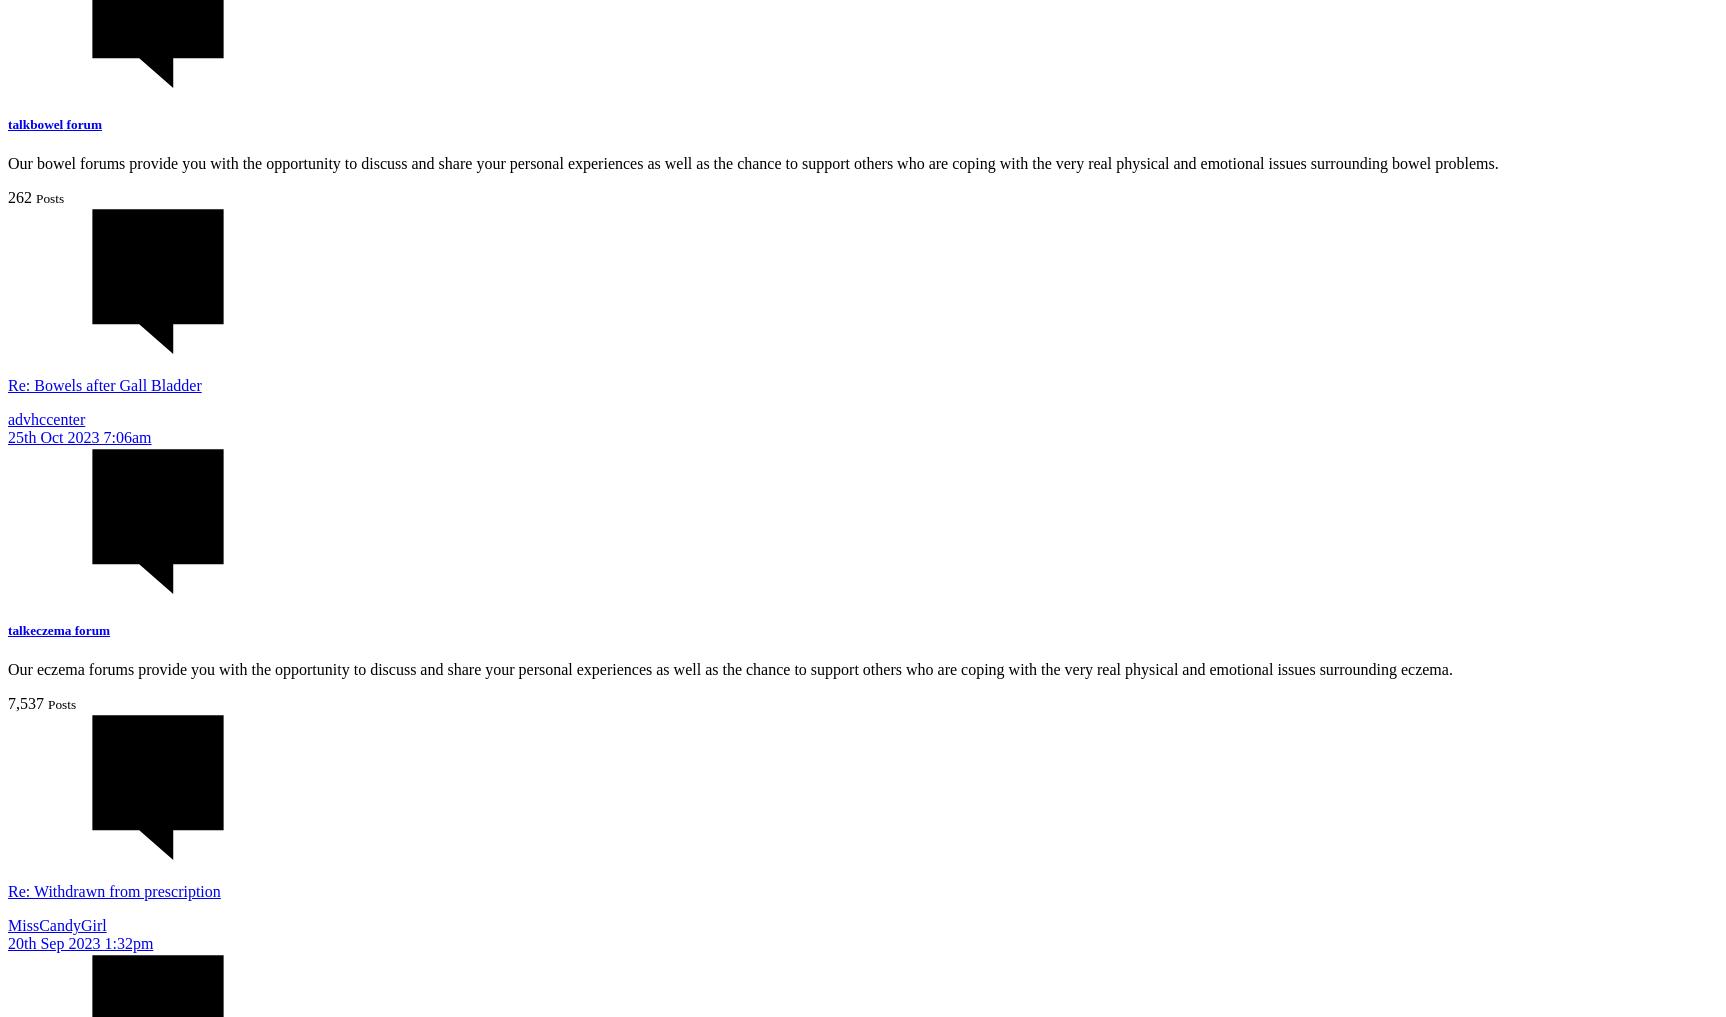  I want to click on '25th Oct 2023 7:06am', so click(79, 436).